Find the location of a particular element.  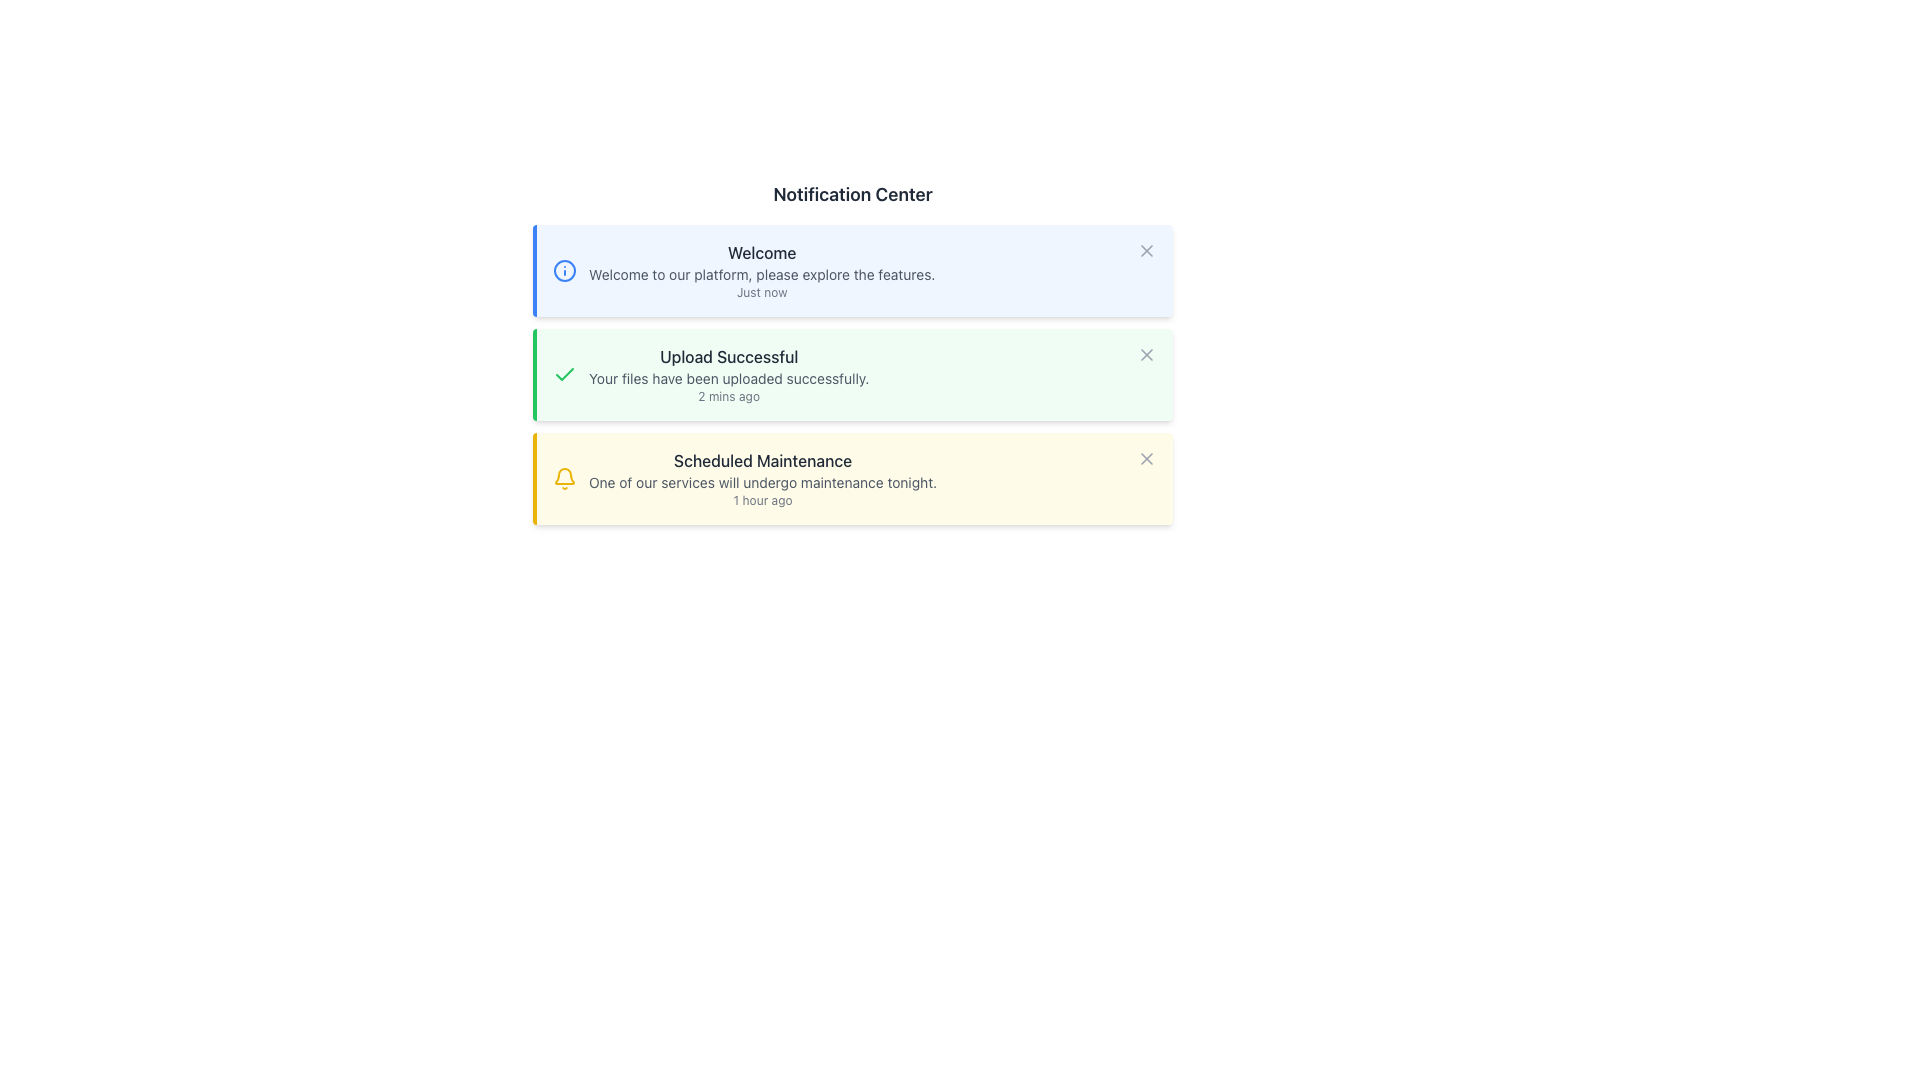

the Close Button icon, which is a small diagonal cross icon (X) located within the 'Upload Successful' notification on the far right side of the light green background section is located at coordinates (1147, 353).